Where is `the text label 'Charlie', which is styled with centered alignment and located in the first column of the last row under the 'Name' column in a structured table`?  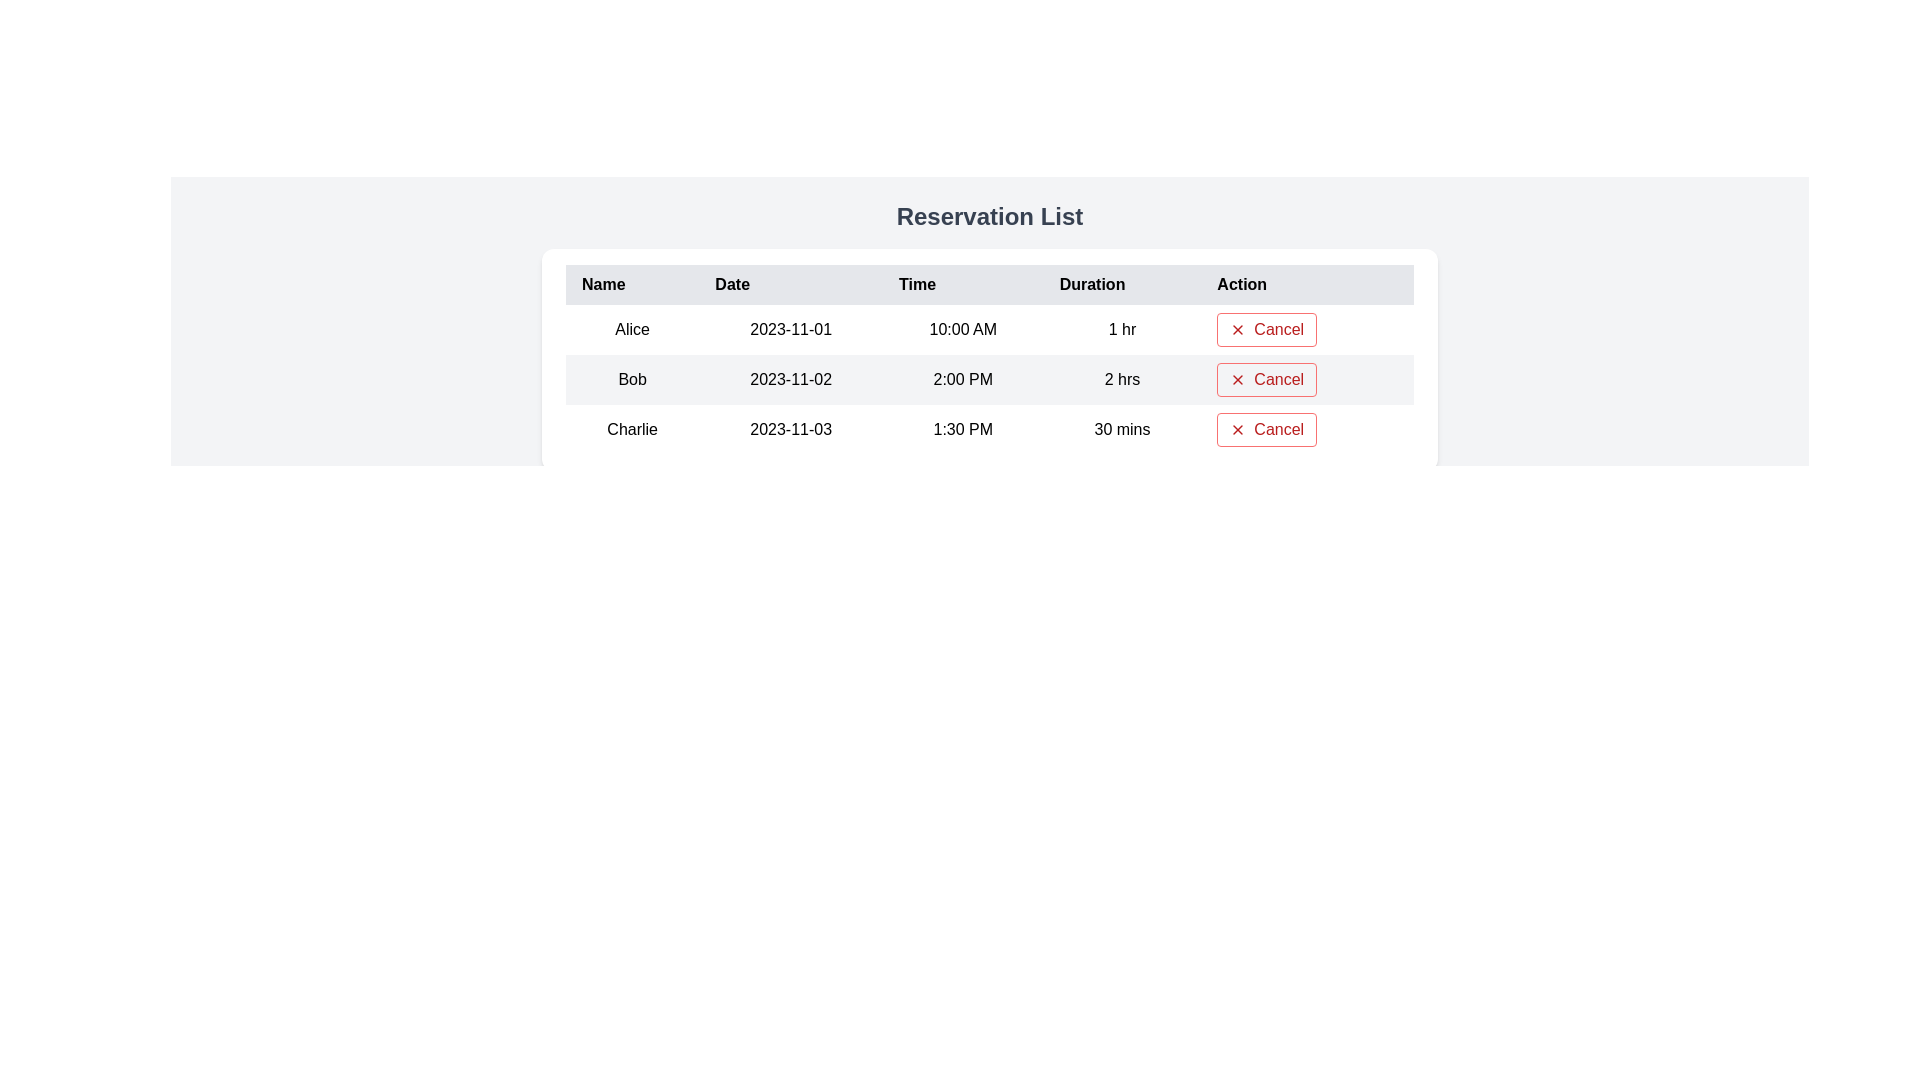
the text label 'Charlie', which is styled with centered alignment and located in the first column of the last row under the 'Name' column in a structured table is located at coordinates (631, 428).